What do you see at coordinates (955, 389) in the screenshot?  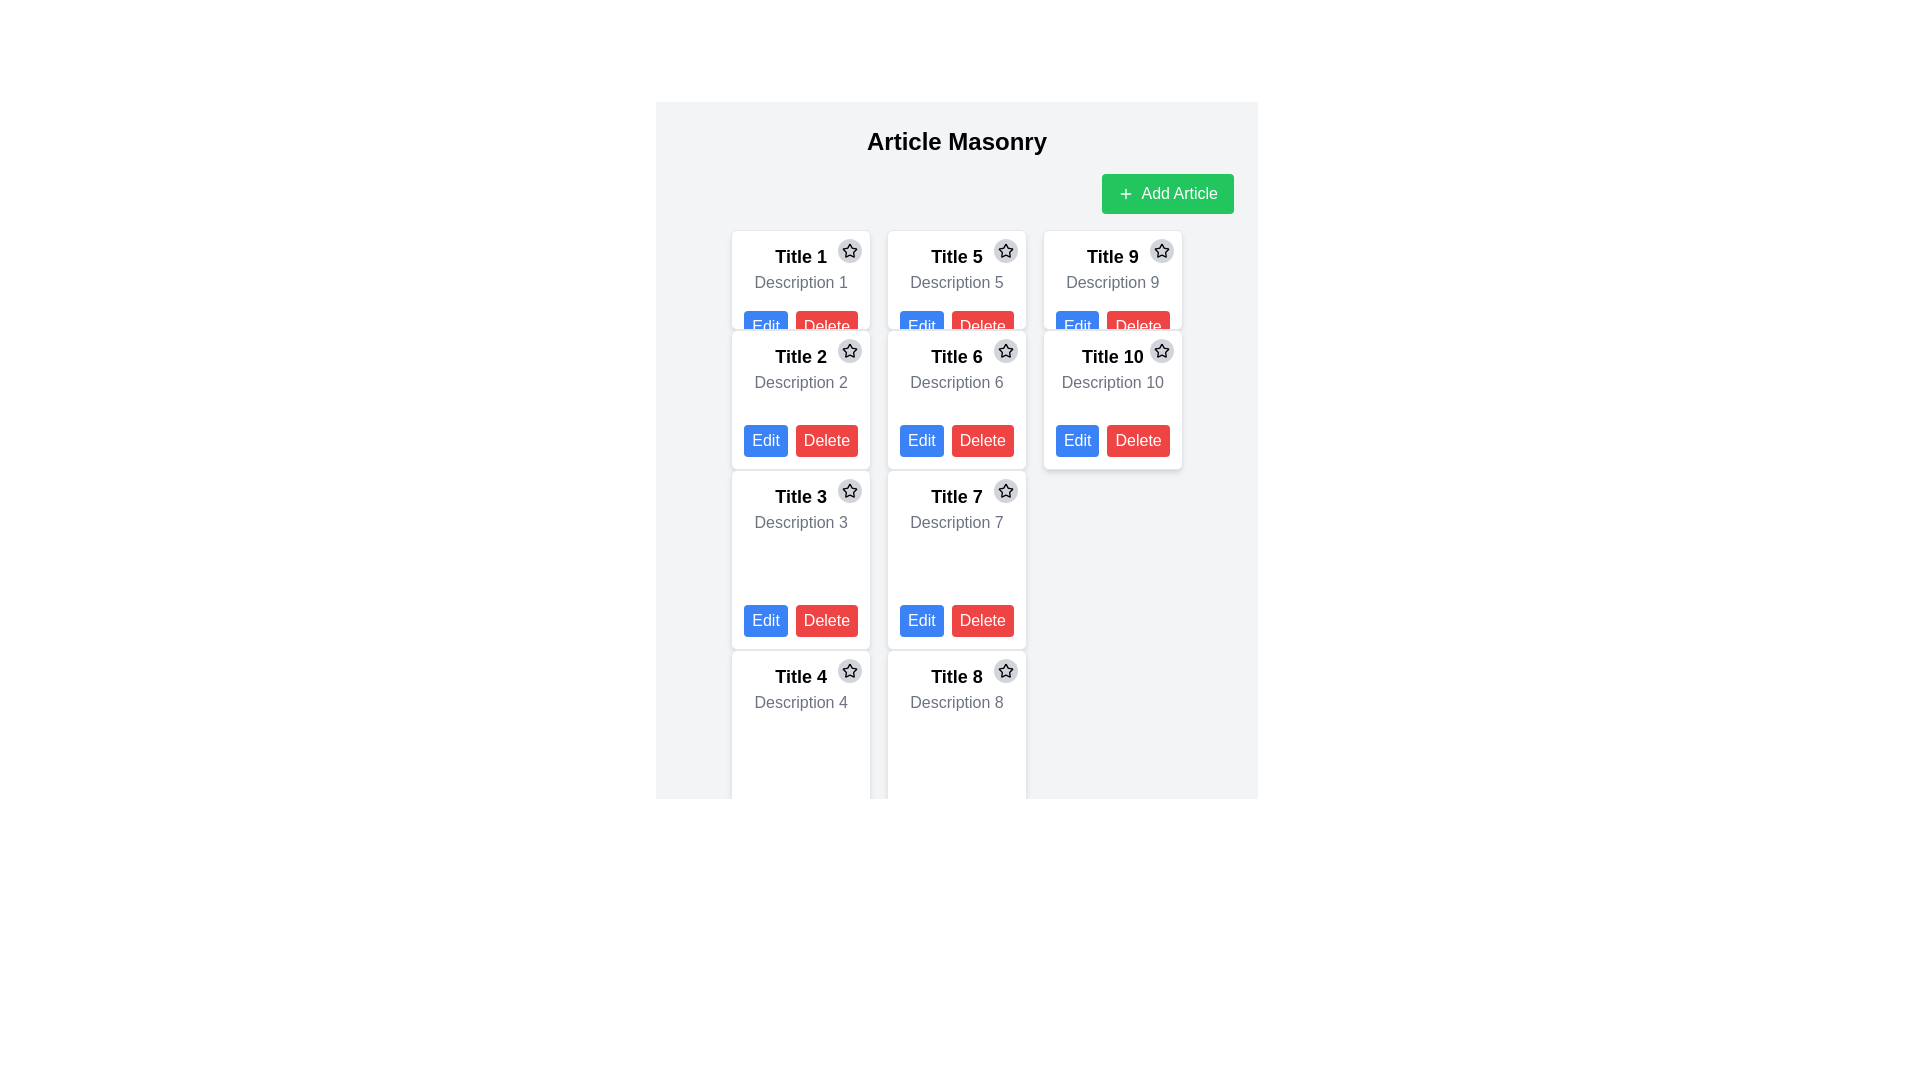 I see `the descriptive text element located within the card titled 'Title 6', which is positioned below the heading and above the action buttons 'Edit' and 'Delete'` at bounding box center [955, 389].